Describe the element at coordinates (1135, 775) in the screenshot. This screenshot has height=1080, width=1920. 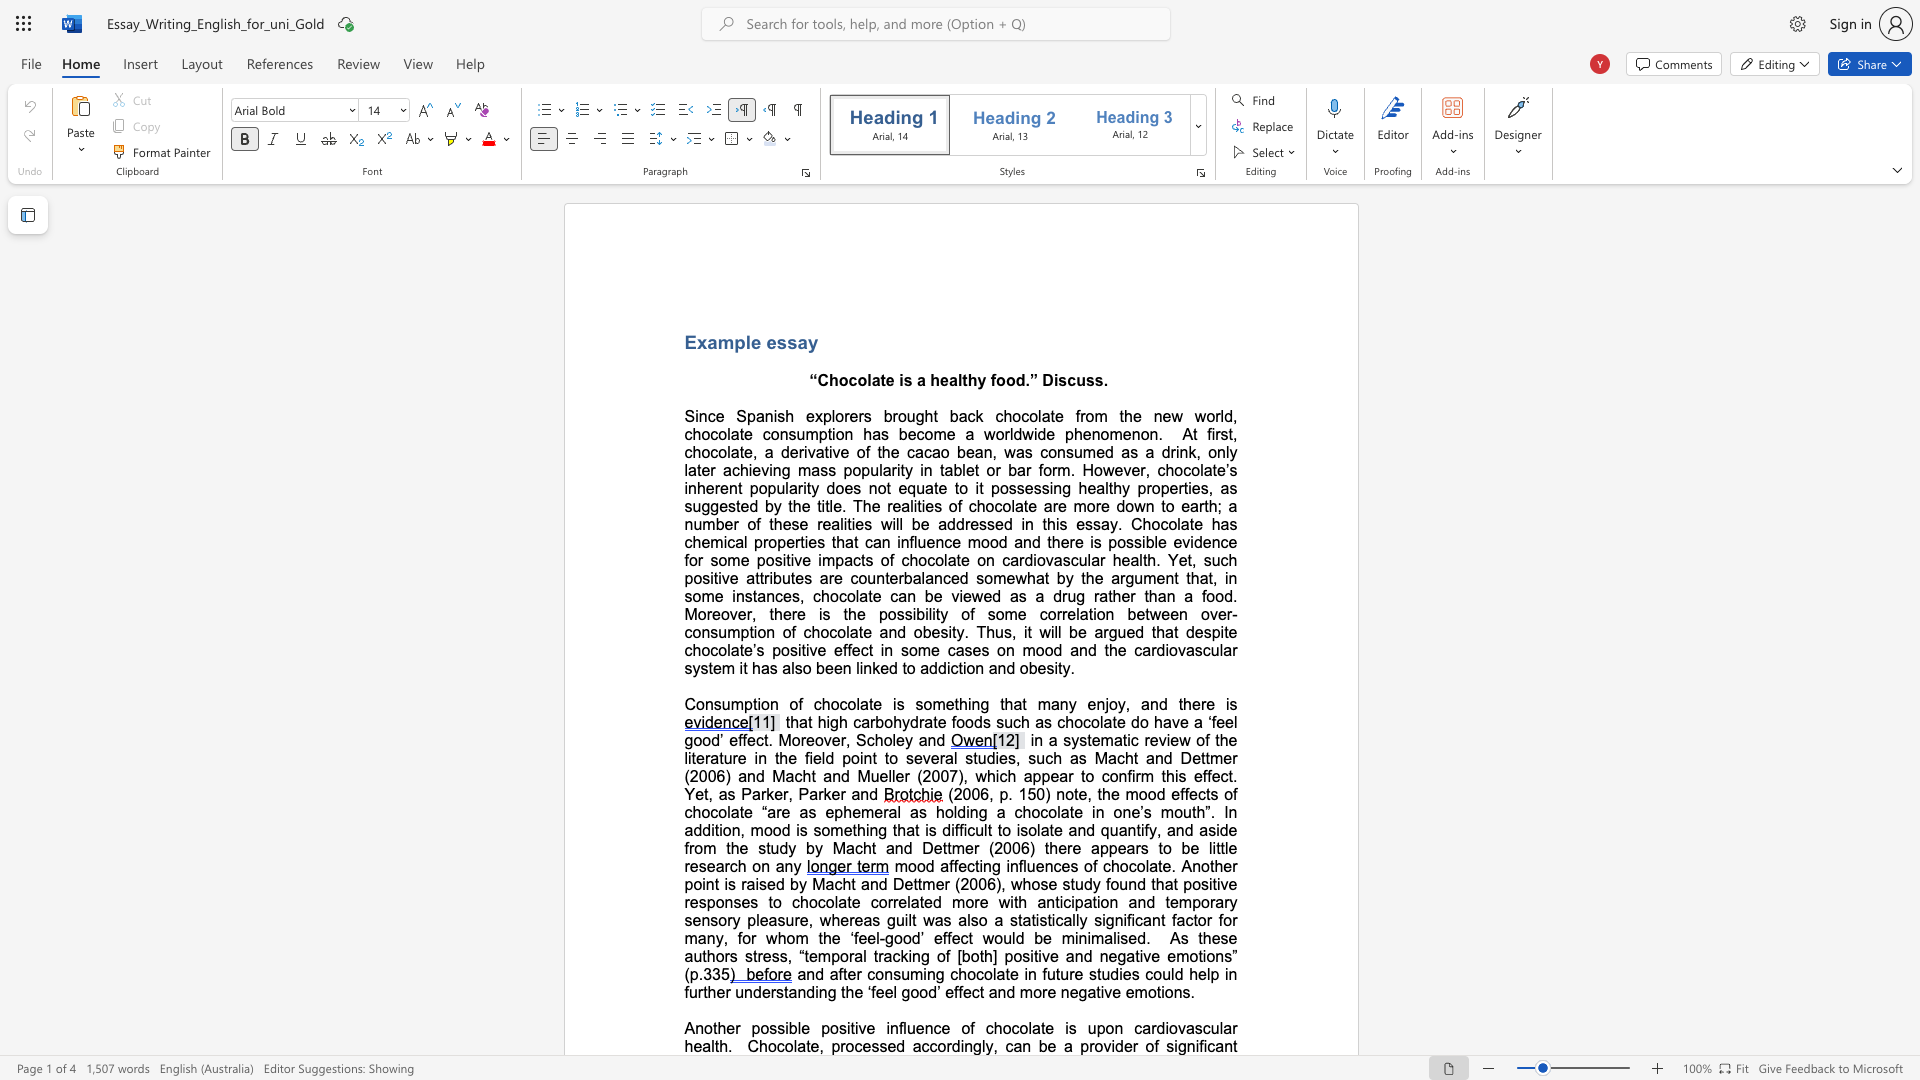
I see `the subset text "rm" within the text "appear to confirm"` at that location.